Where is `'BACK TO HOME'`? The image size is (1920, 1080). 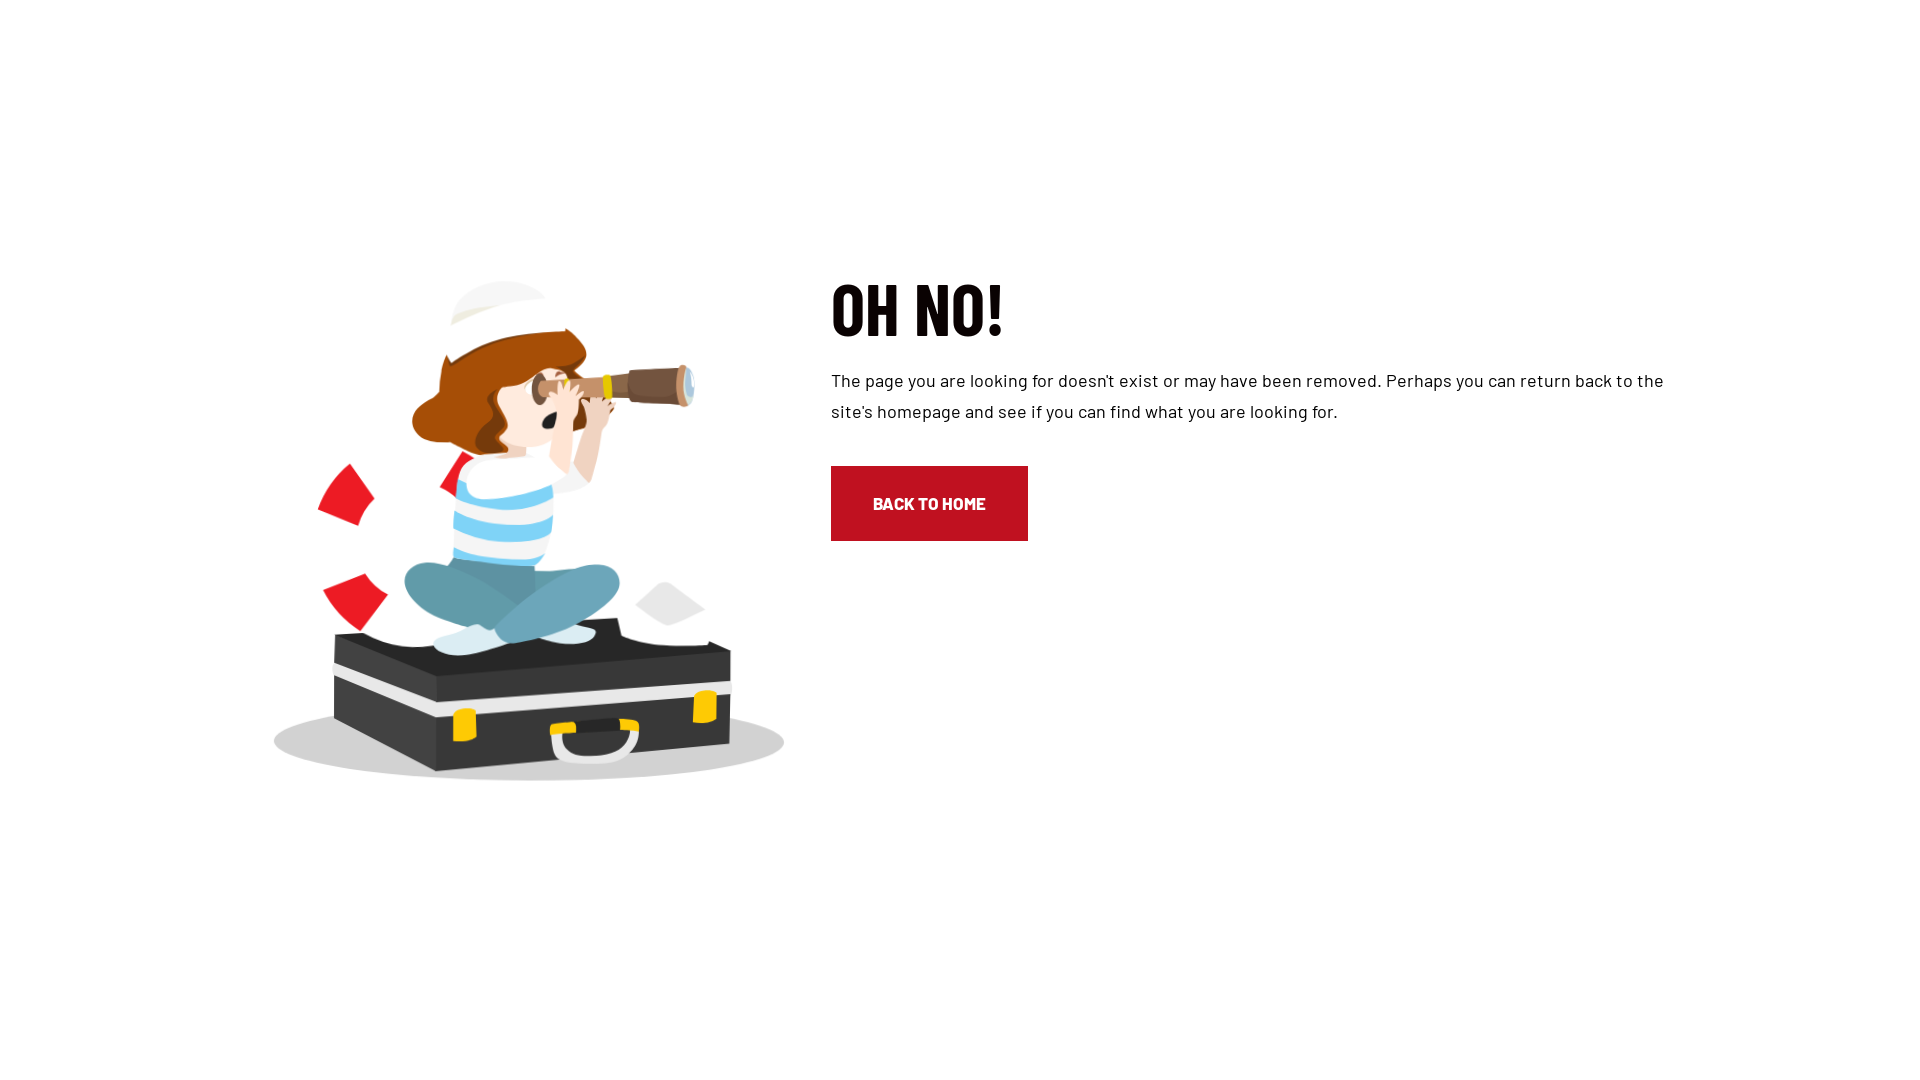 'BACK TO HOME' is located at coordinates (928, 501).